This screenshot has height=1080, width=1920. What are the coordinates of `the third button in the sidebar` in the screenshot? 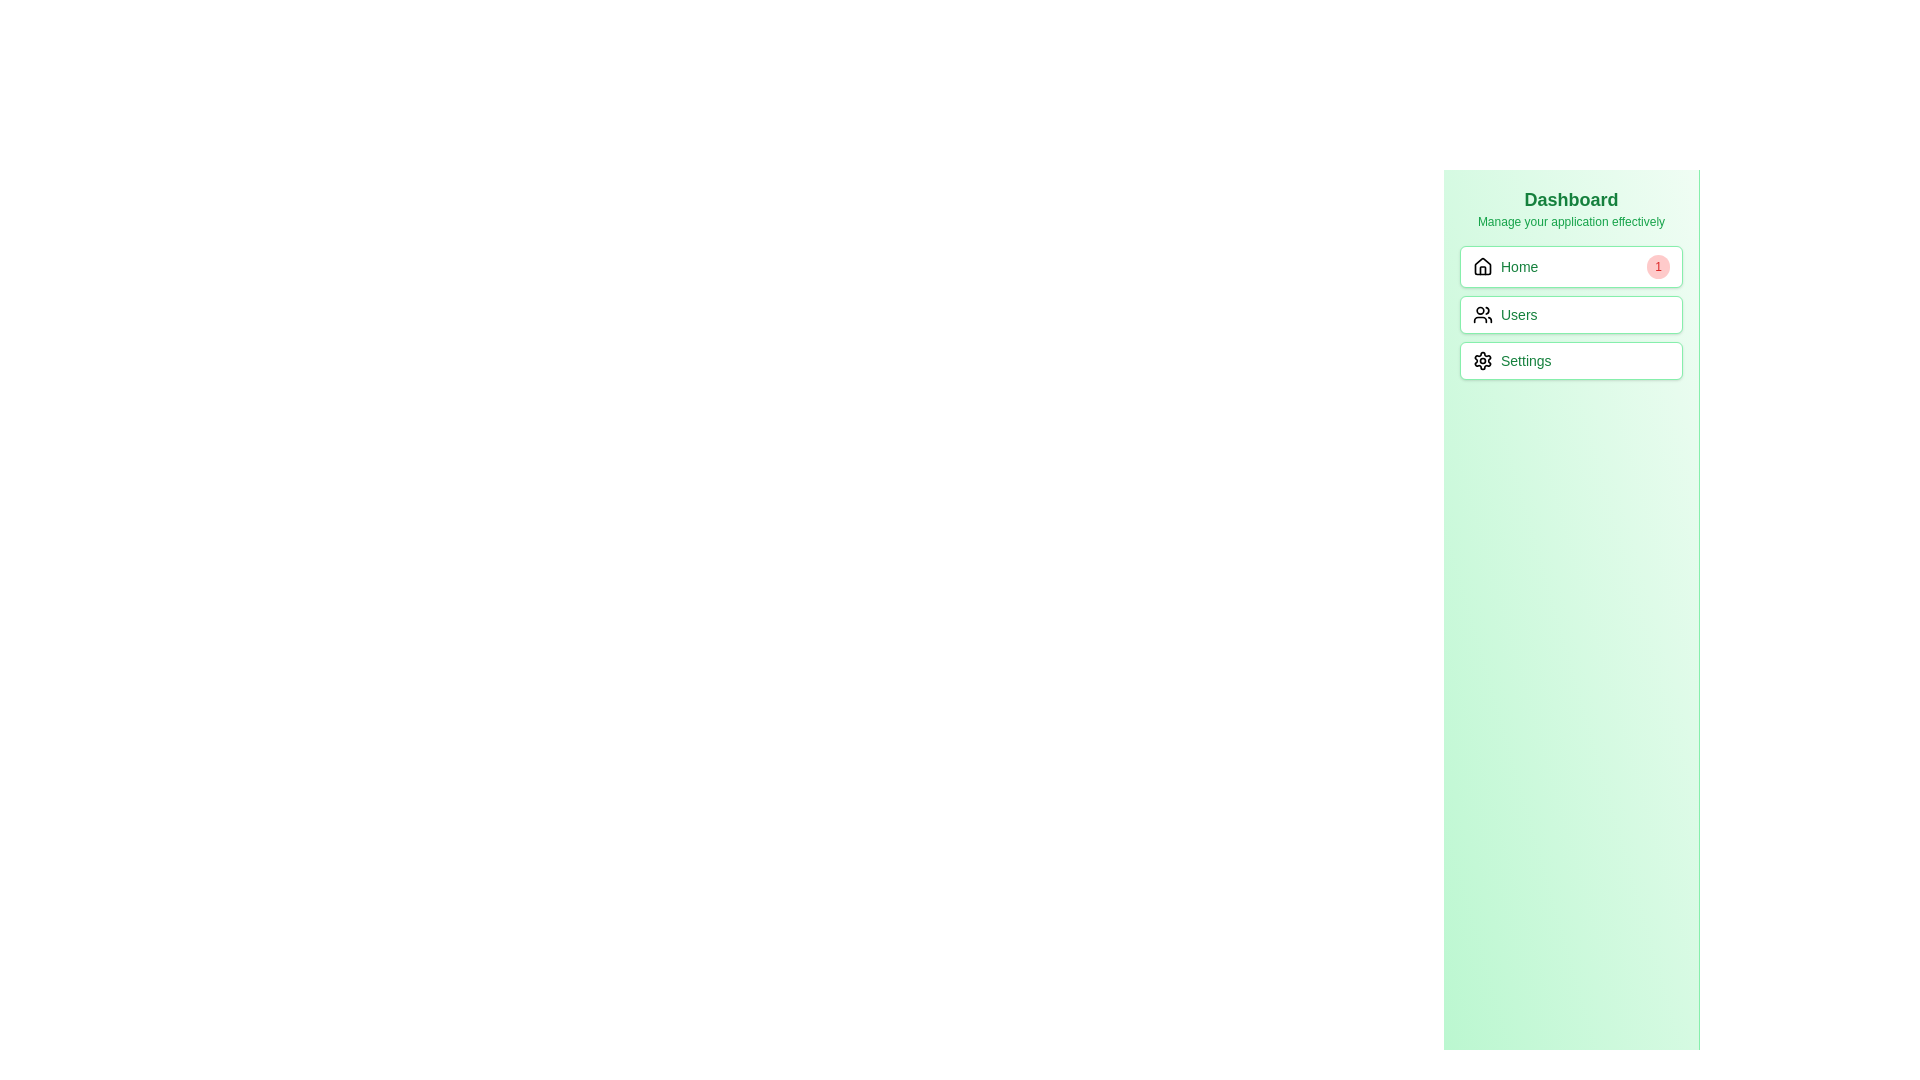 It's located at (1570, 361).